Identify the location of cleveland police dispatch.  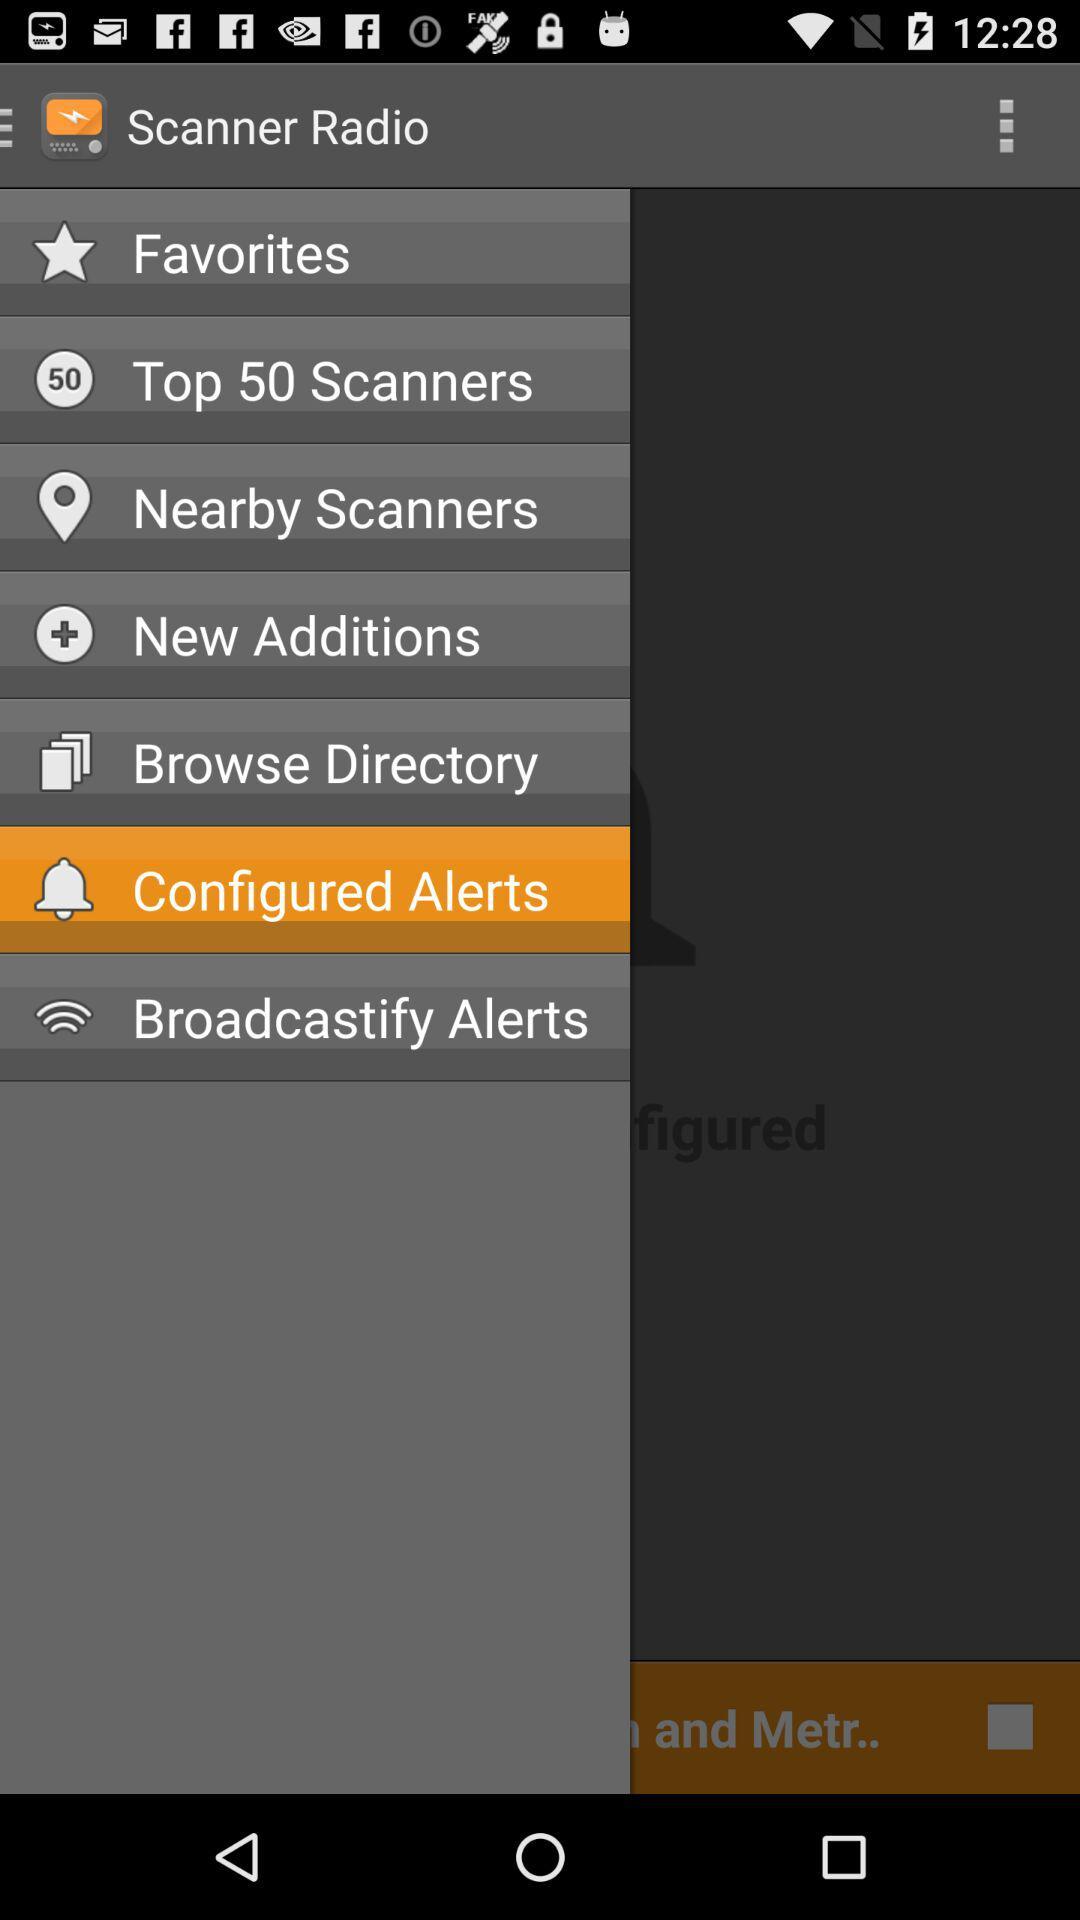
(465, 1725).